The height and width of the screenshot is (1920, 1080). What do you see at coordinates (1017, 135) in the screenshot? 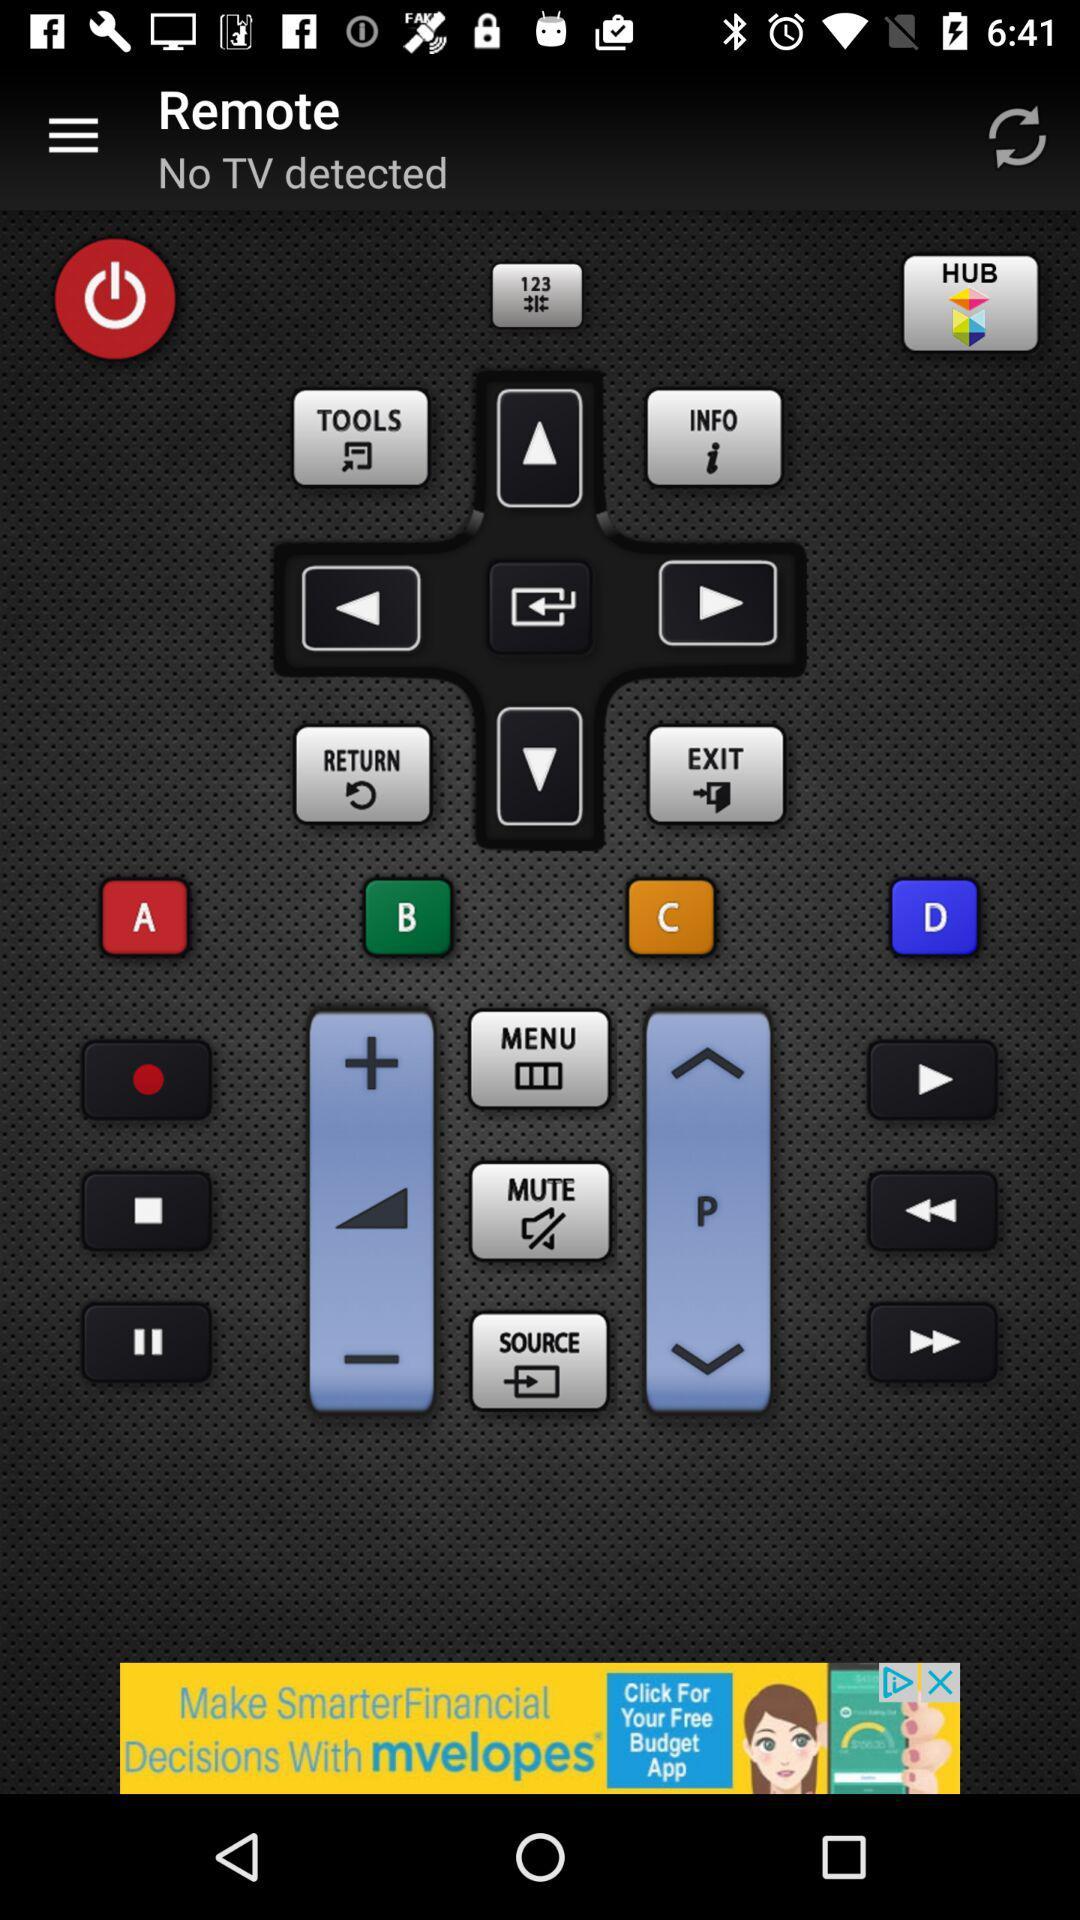
I see `refresh putturn` at bounding box center [1017, 135].